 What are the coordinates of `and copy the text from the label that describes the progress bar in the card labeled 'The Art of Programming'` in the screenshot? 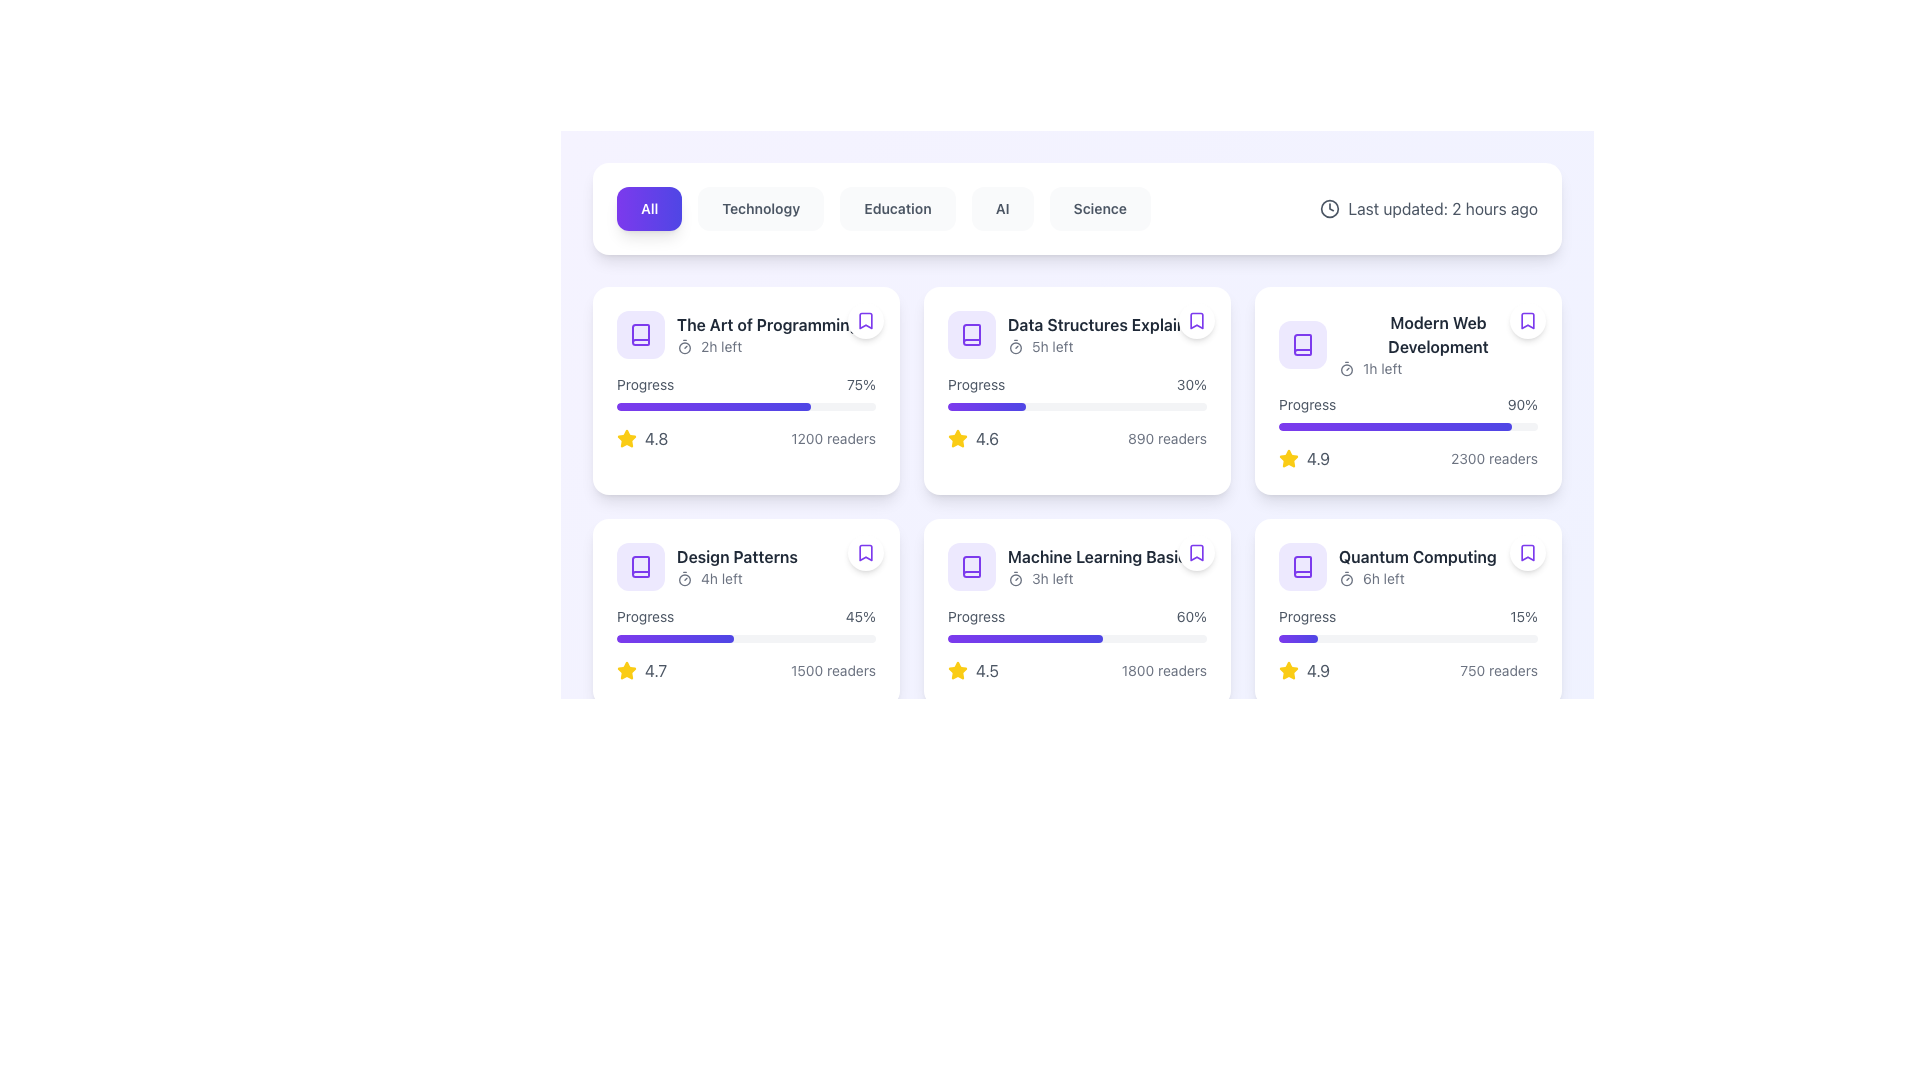 It's located at (645, 385).